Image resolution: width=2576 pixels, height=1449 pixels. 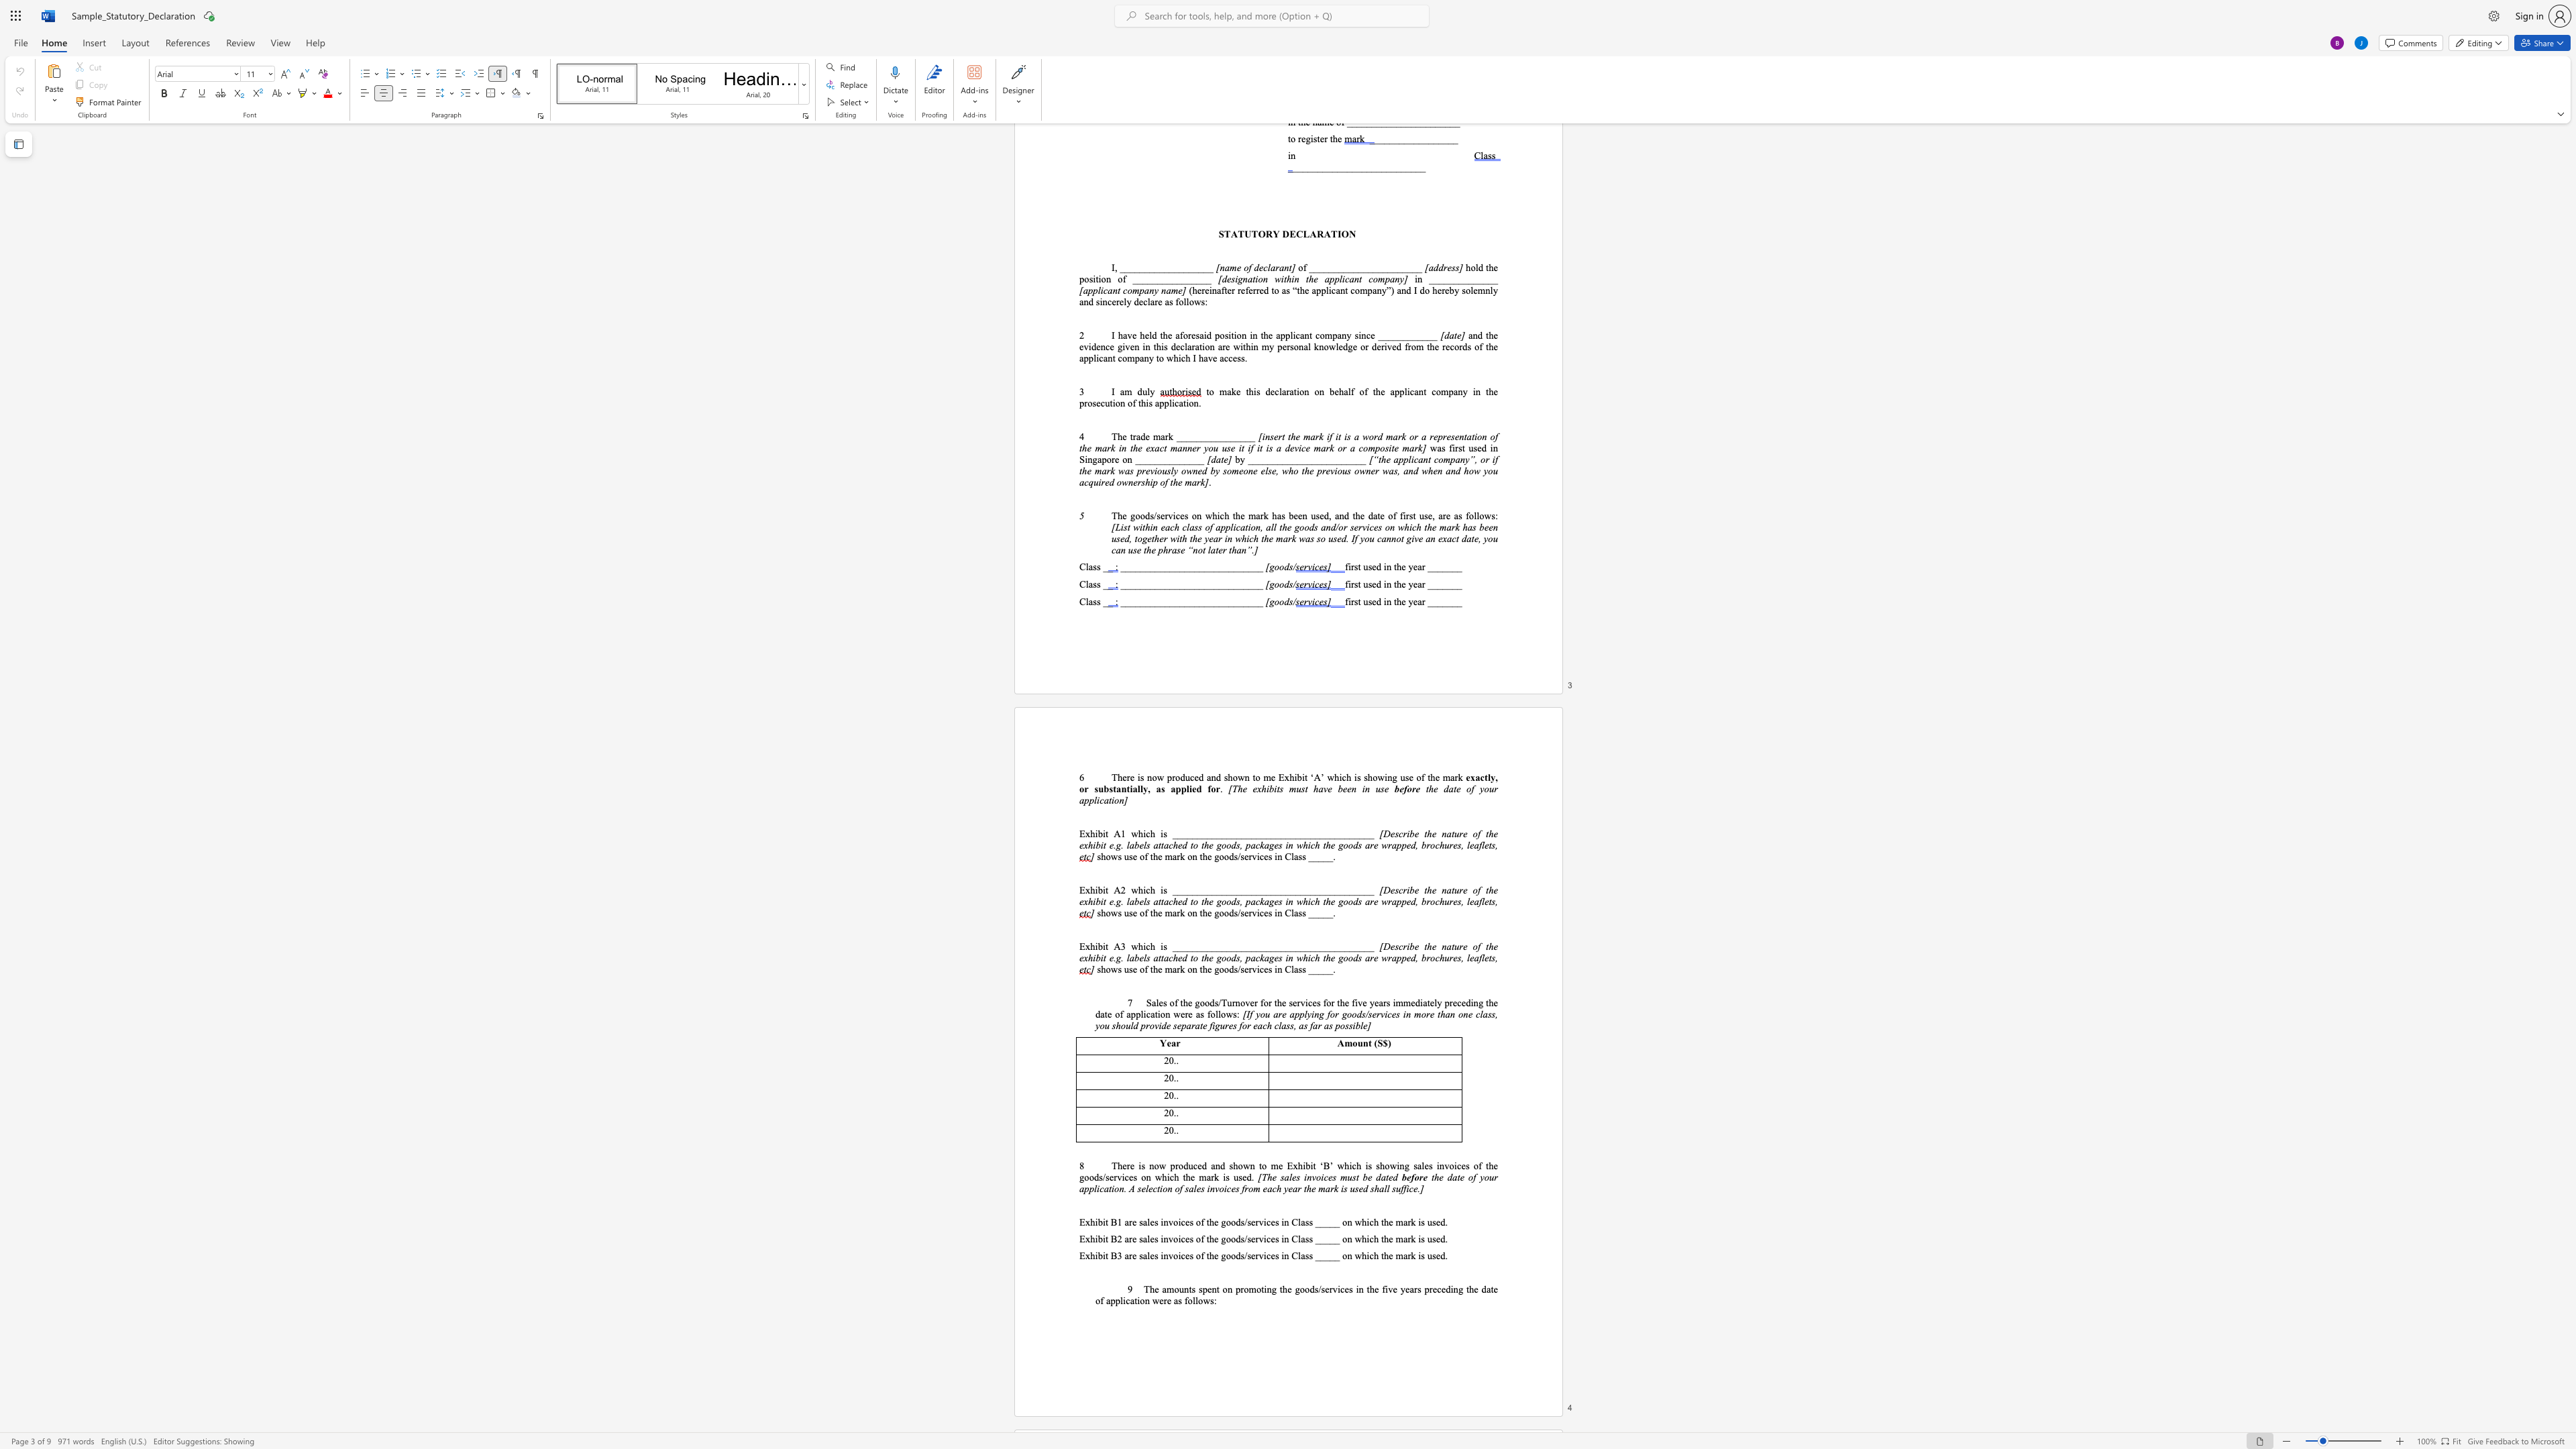 What do you see at coordinates (1273, 1001) in the screenshot?
I see `the subset text "the services for th" within the text "Sales of the goods/Turnover for the services for the five years"` at bounding box center [1273, 1001].